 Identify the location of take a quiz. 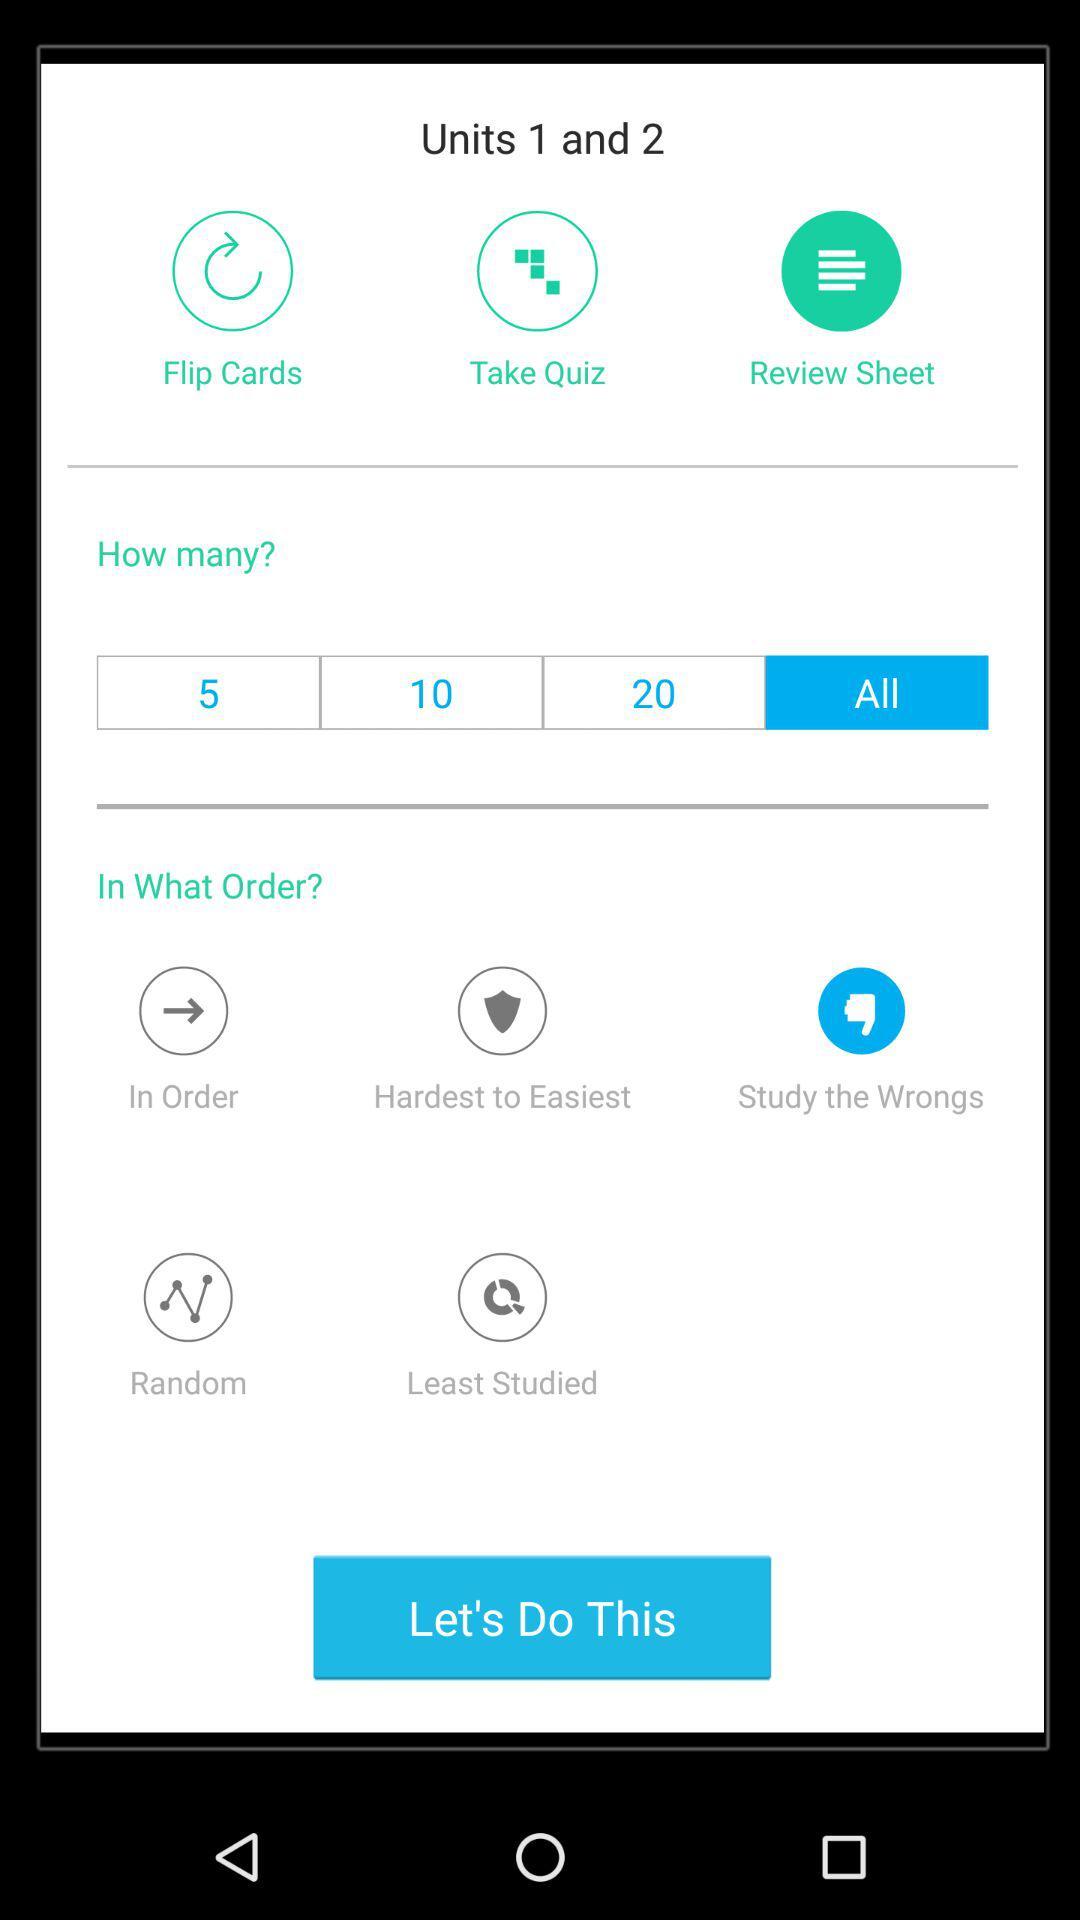
(536, 270).